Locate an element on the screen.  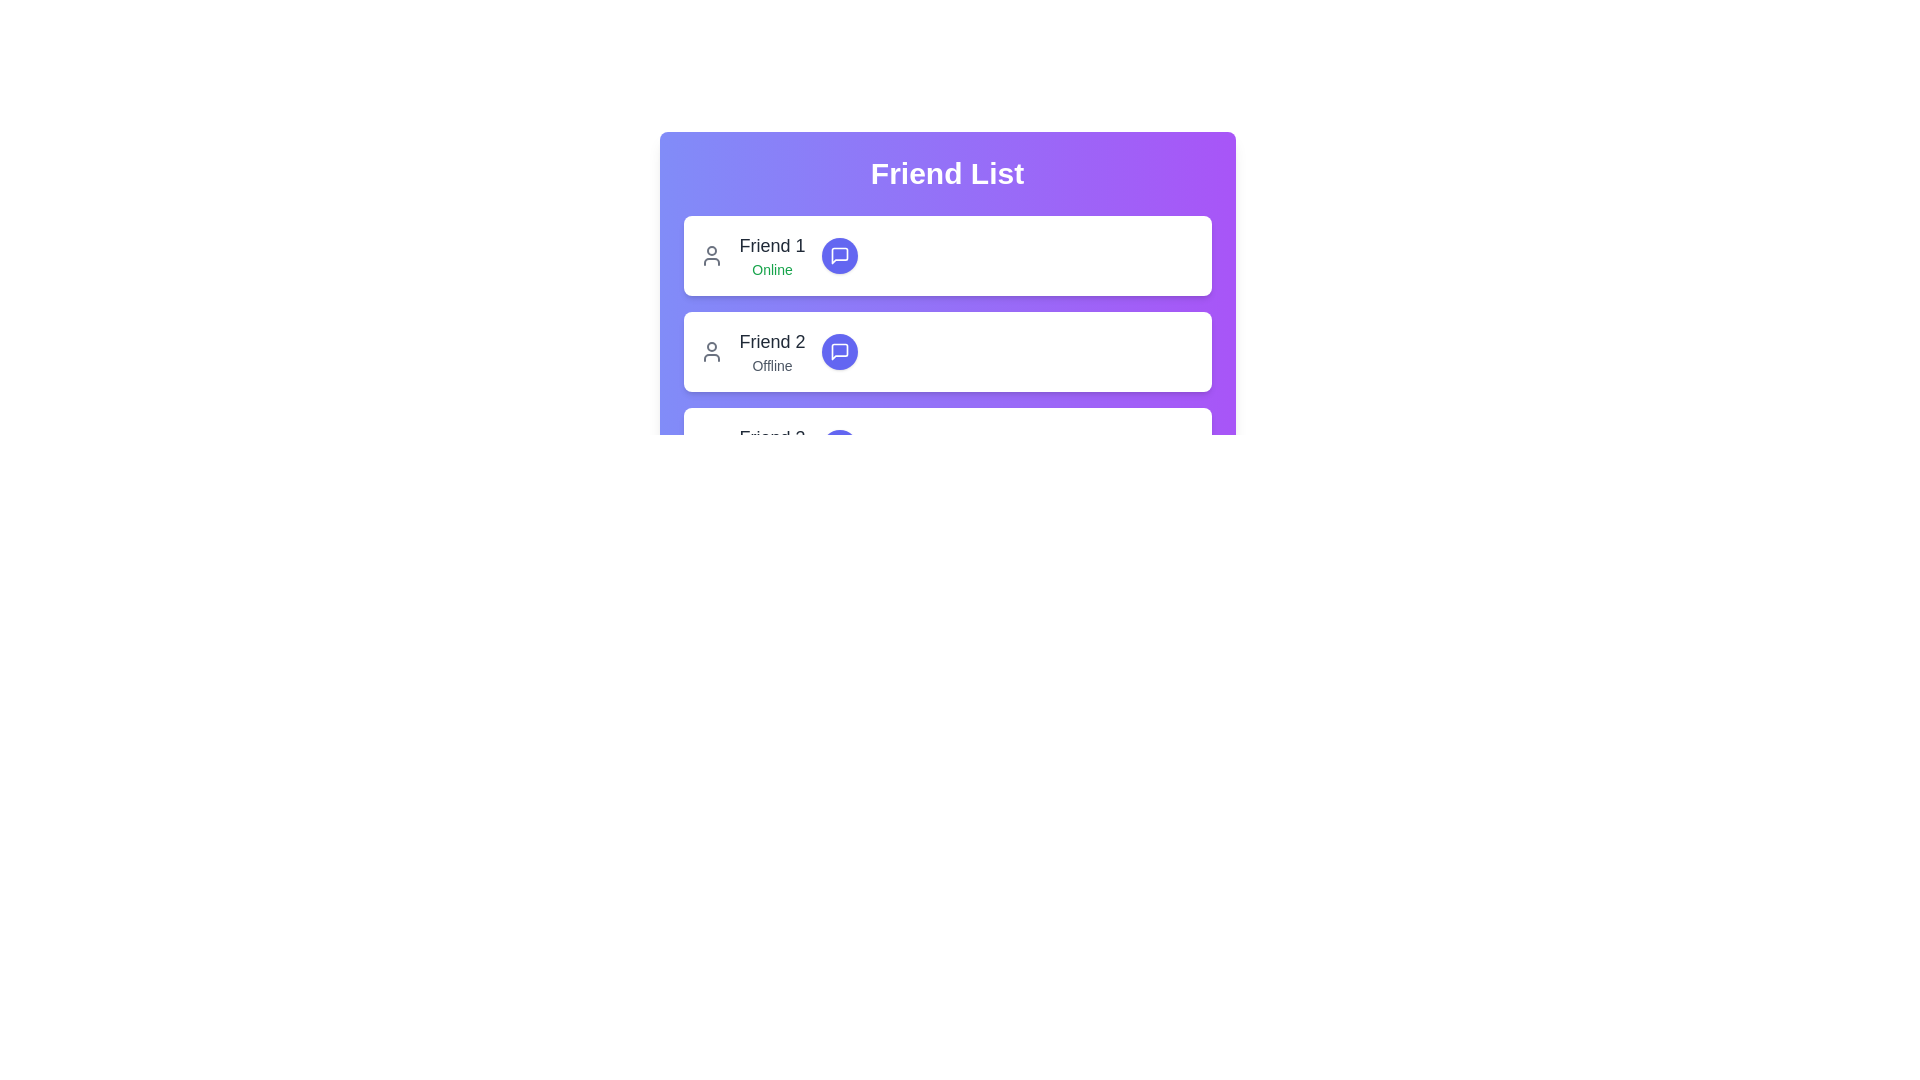
the button labeled 'Friend 1' that initiates a chat interface for accessibility usage is located at coordinates (839, 254).